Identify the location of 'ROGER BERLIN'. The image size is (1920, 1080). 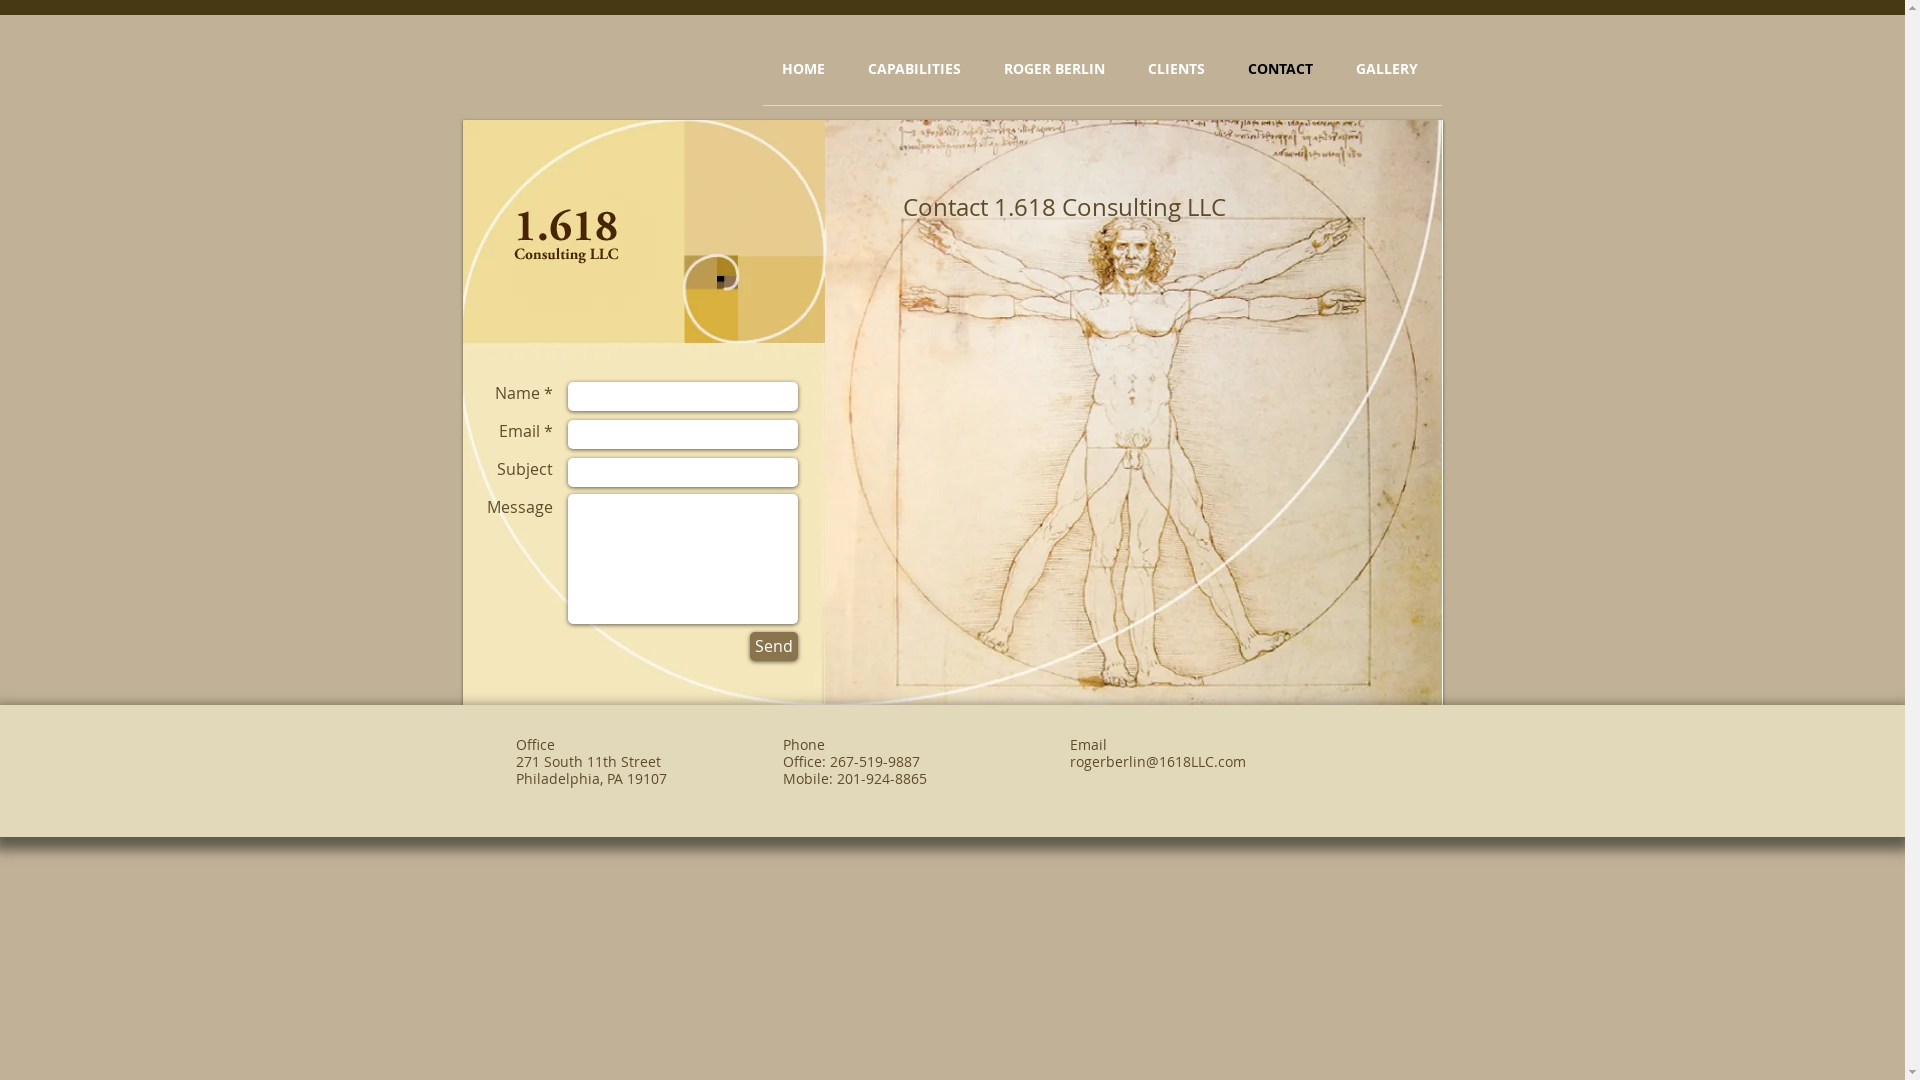
(1046, 68).